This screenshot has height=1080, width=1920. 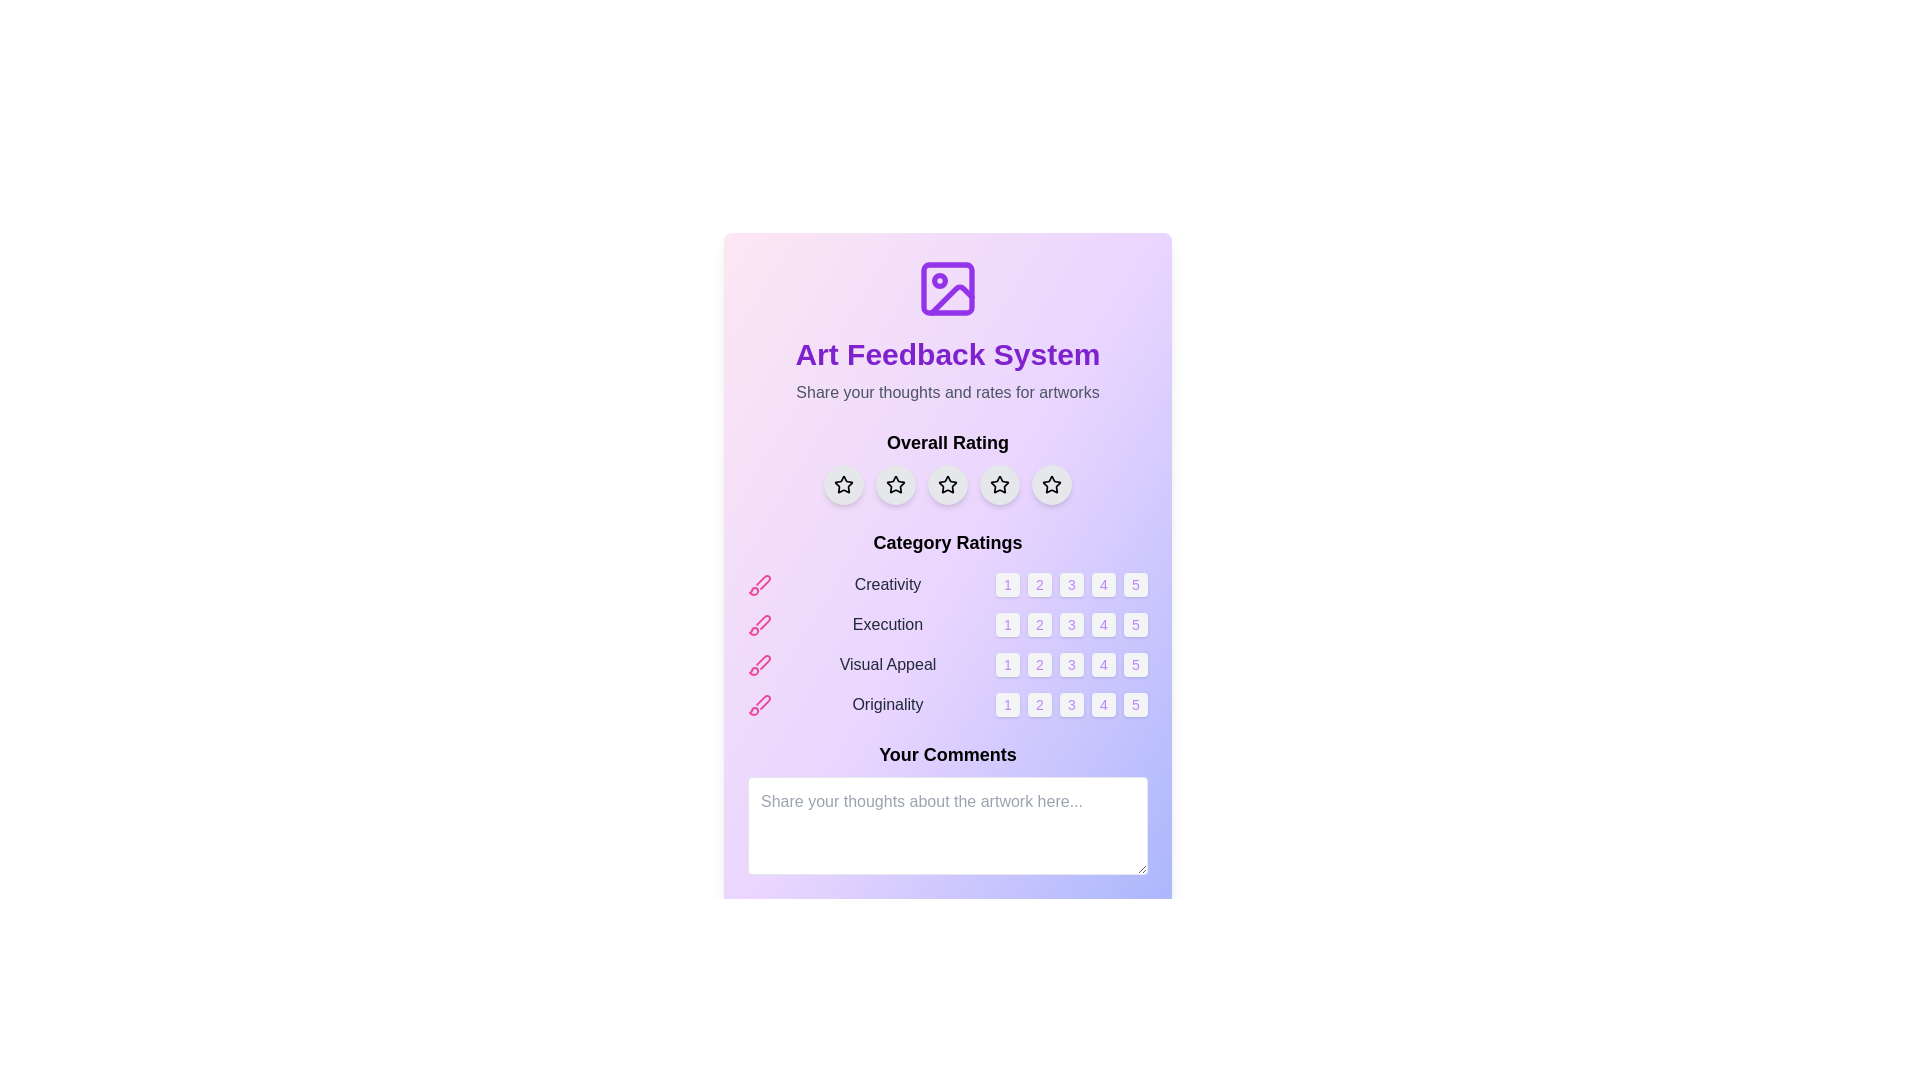 What do you see at coordinates (844, 485) in the screenshot?
I see `the leftmost circular button with a light gray background and a black star icon under the 'Overall Rating' heading` at bounding box center [844, 485].